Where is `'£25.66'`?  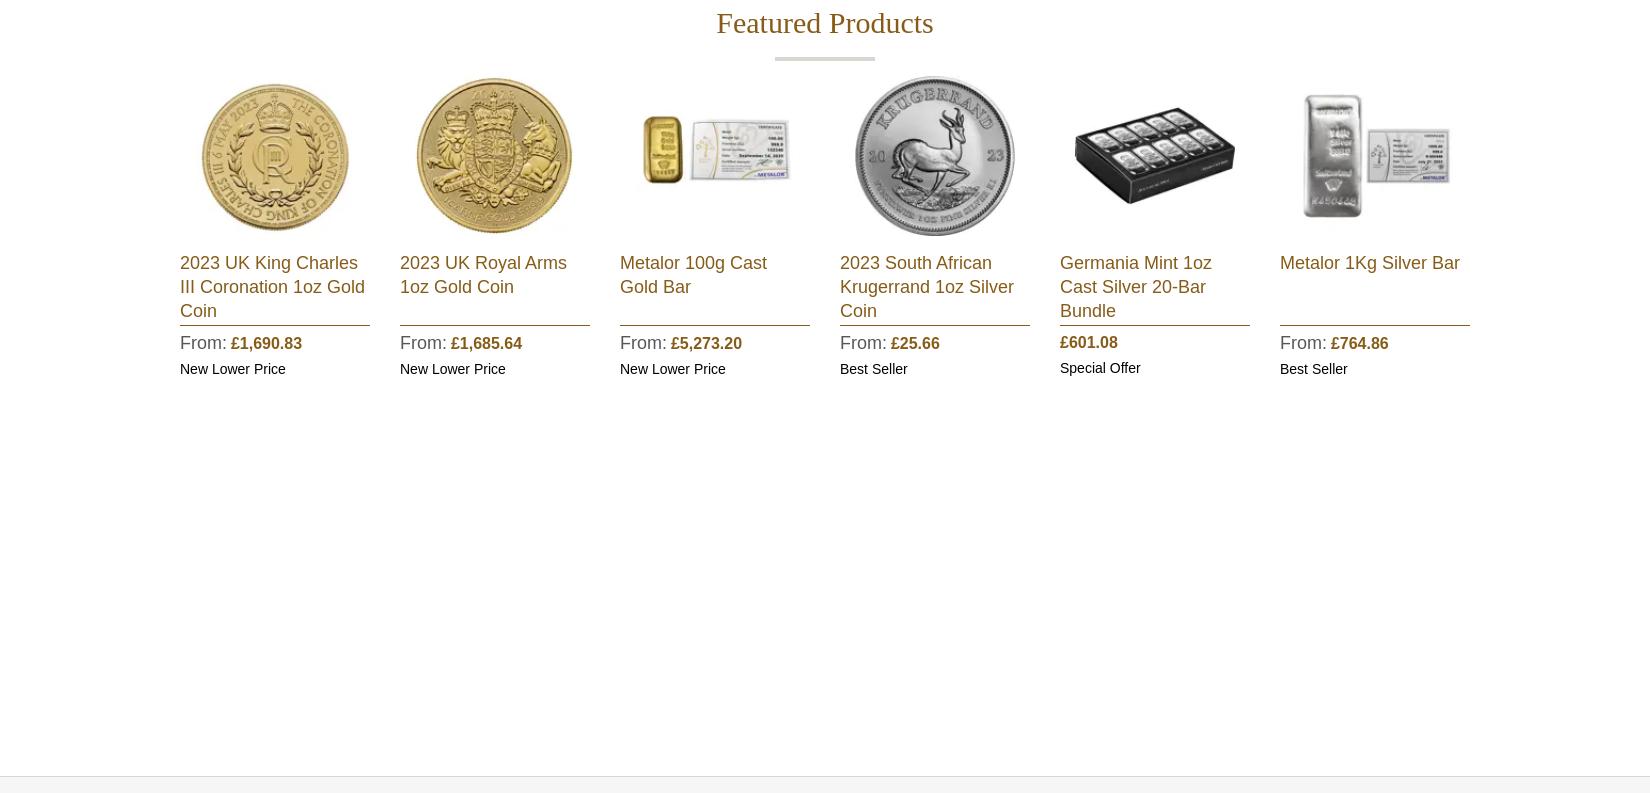 '£25.66' is located at coordinates (914, 343).